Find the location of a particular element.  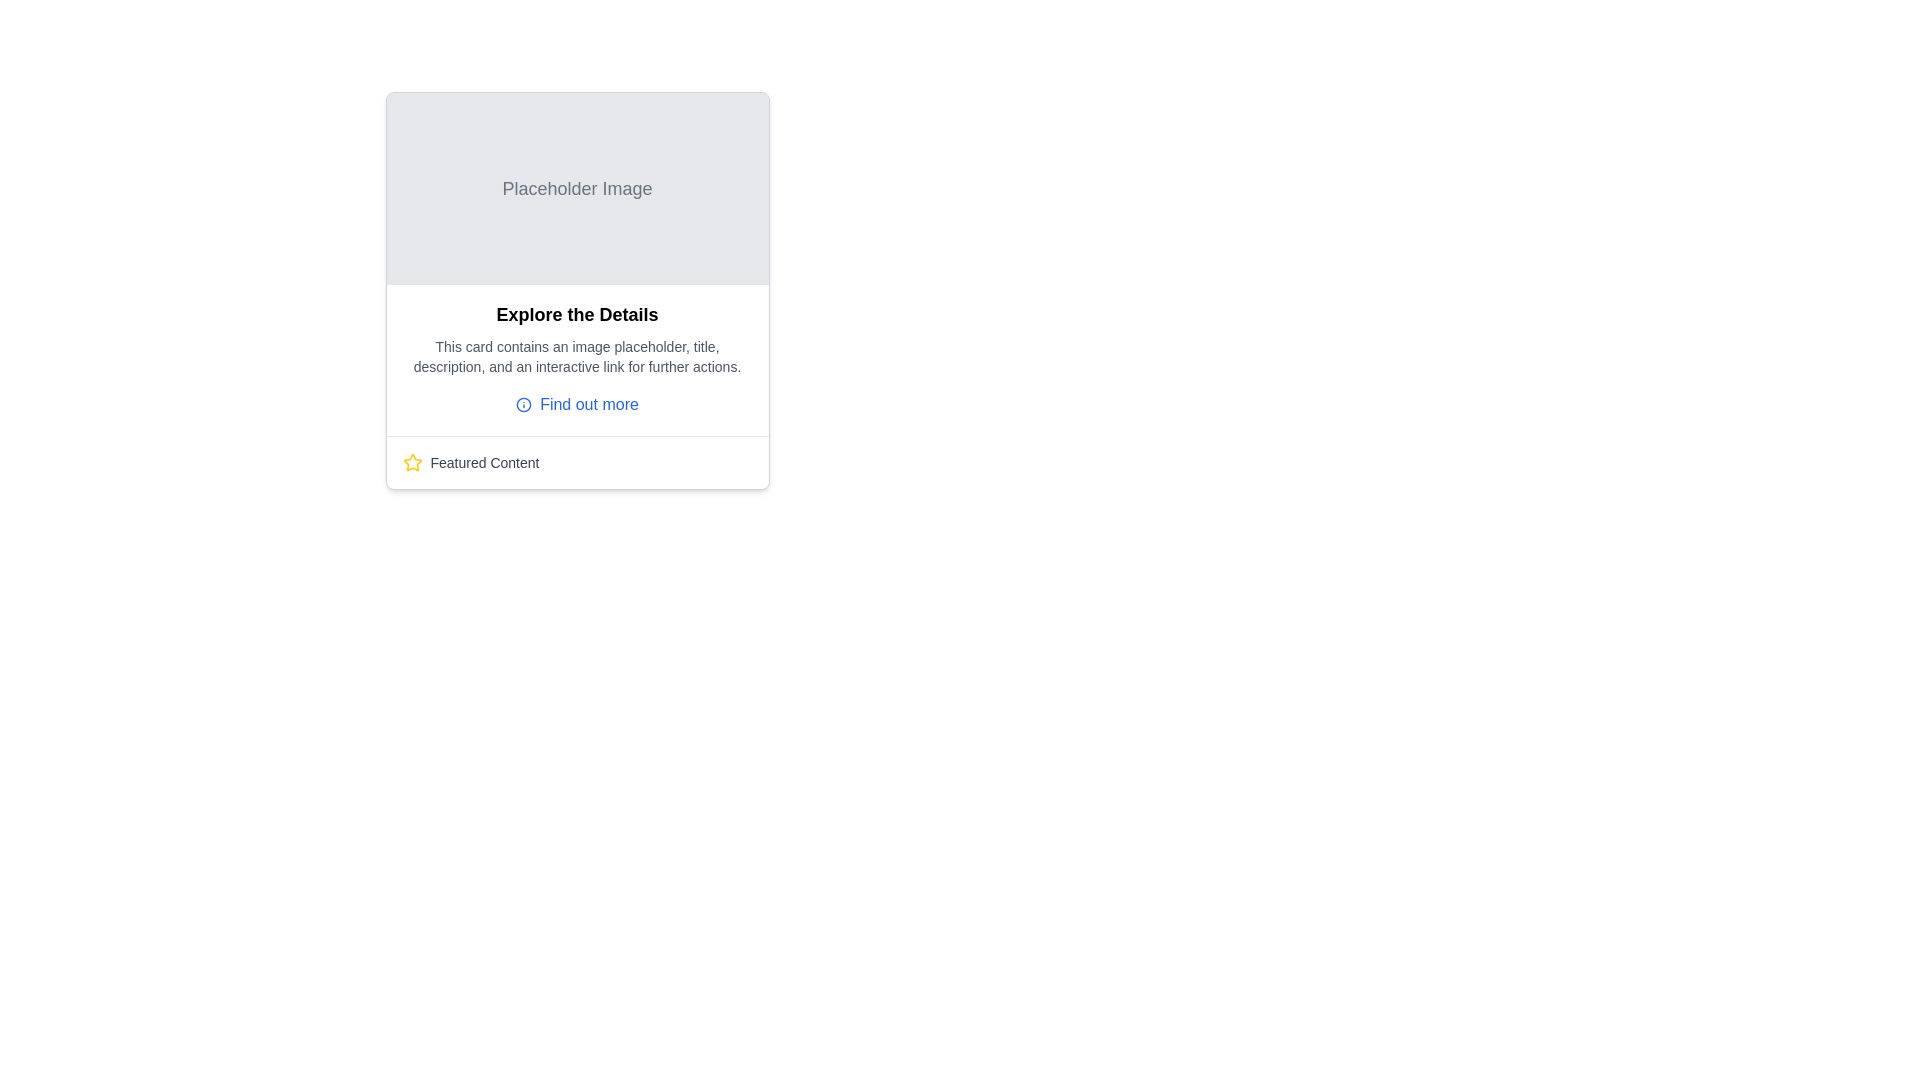

the text within the Content card section, which is centrally positioned below the placeholder image and above the Featured Content, to ensure accessibility support is located at coordinates (576, 360).